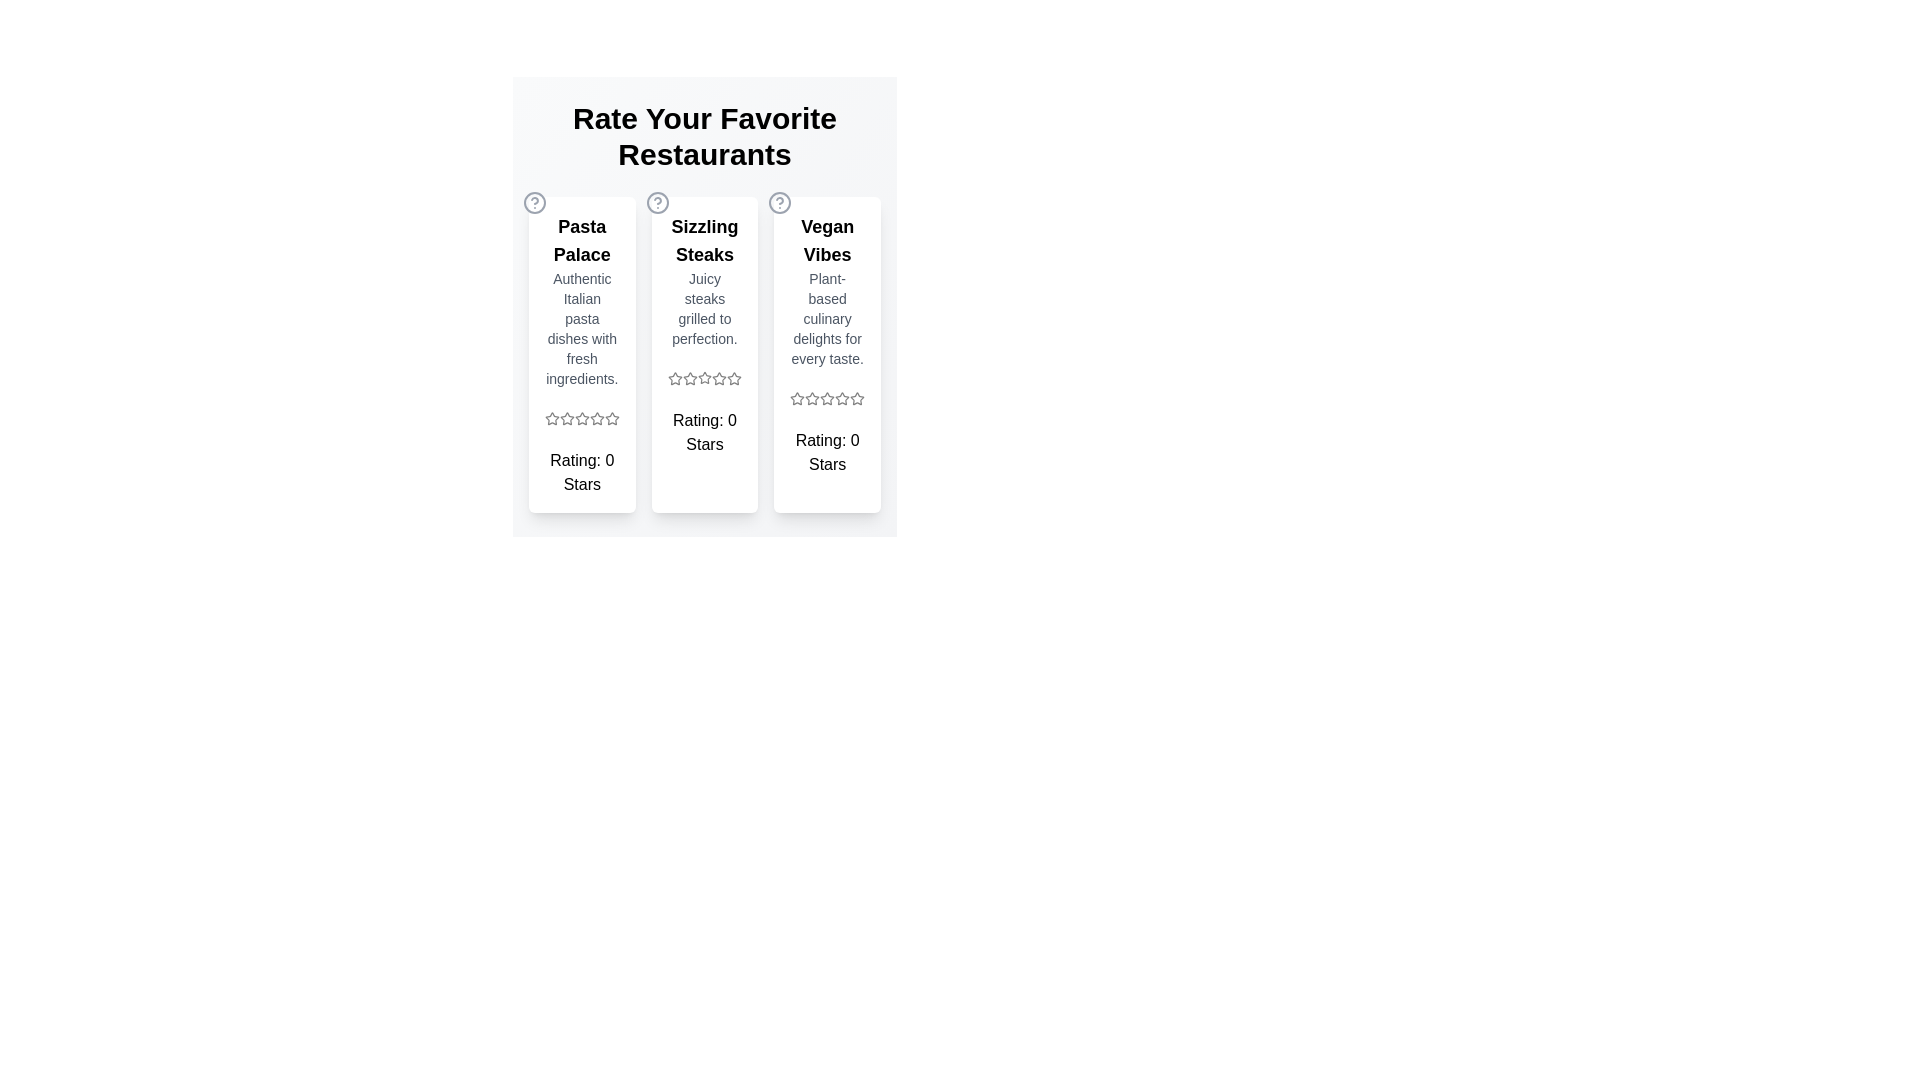  I want to click on the restaurant title text 'Pasta Palace', so click(580, 239).